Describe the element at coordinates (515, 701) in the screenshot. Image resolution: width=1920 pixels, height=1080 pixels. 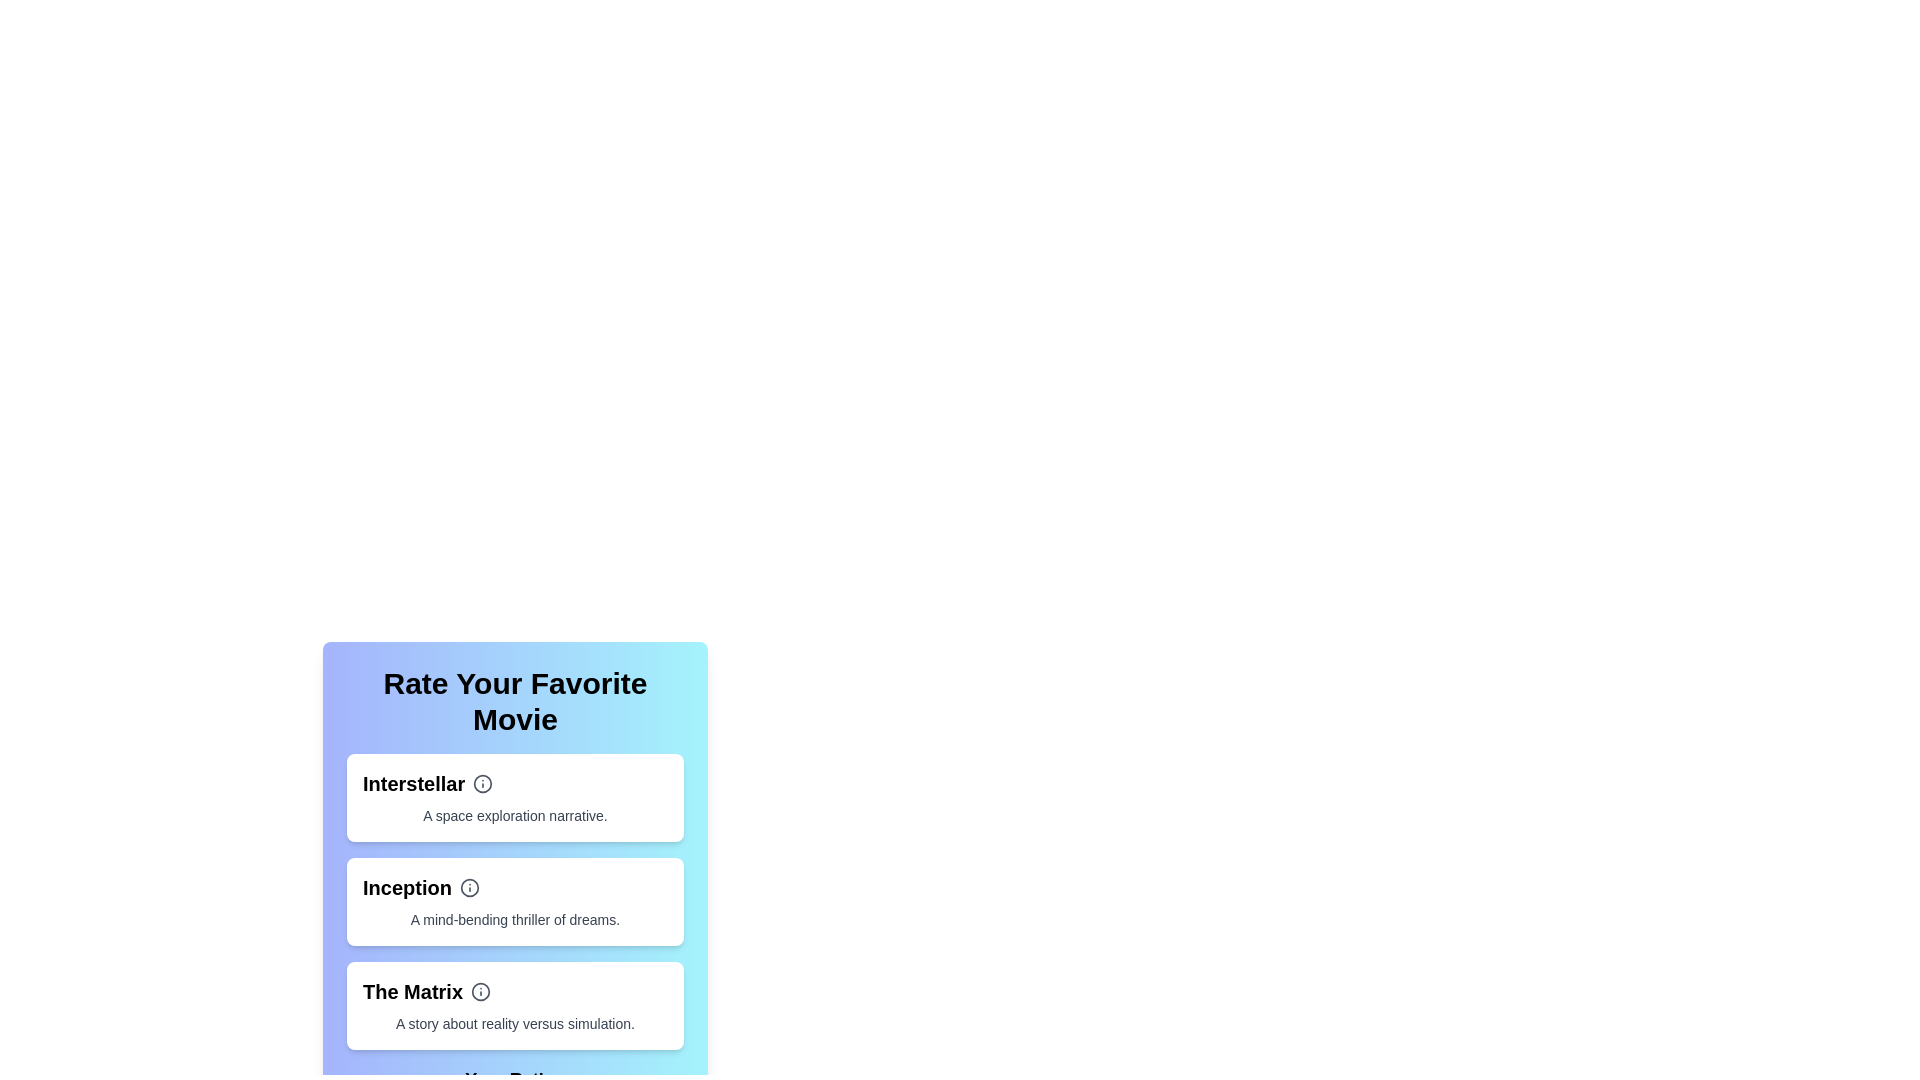
I see `text displayed in the Text Label that serves as the title or heading for the section about rating movies` at that location.